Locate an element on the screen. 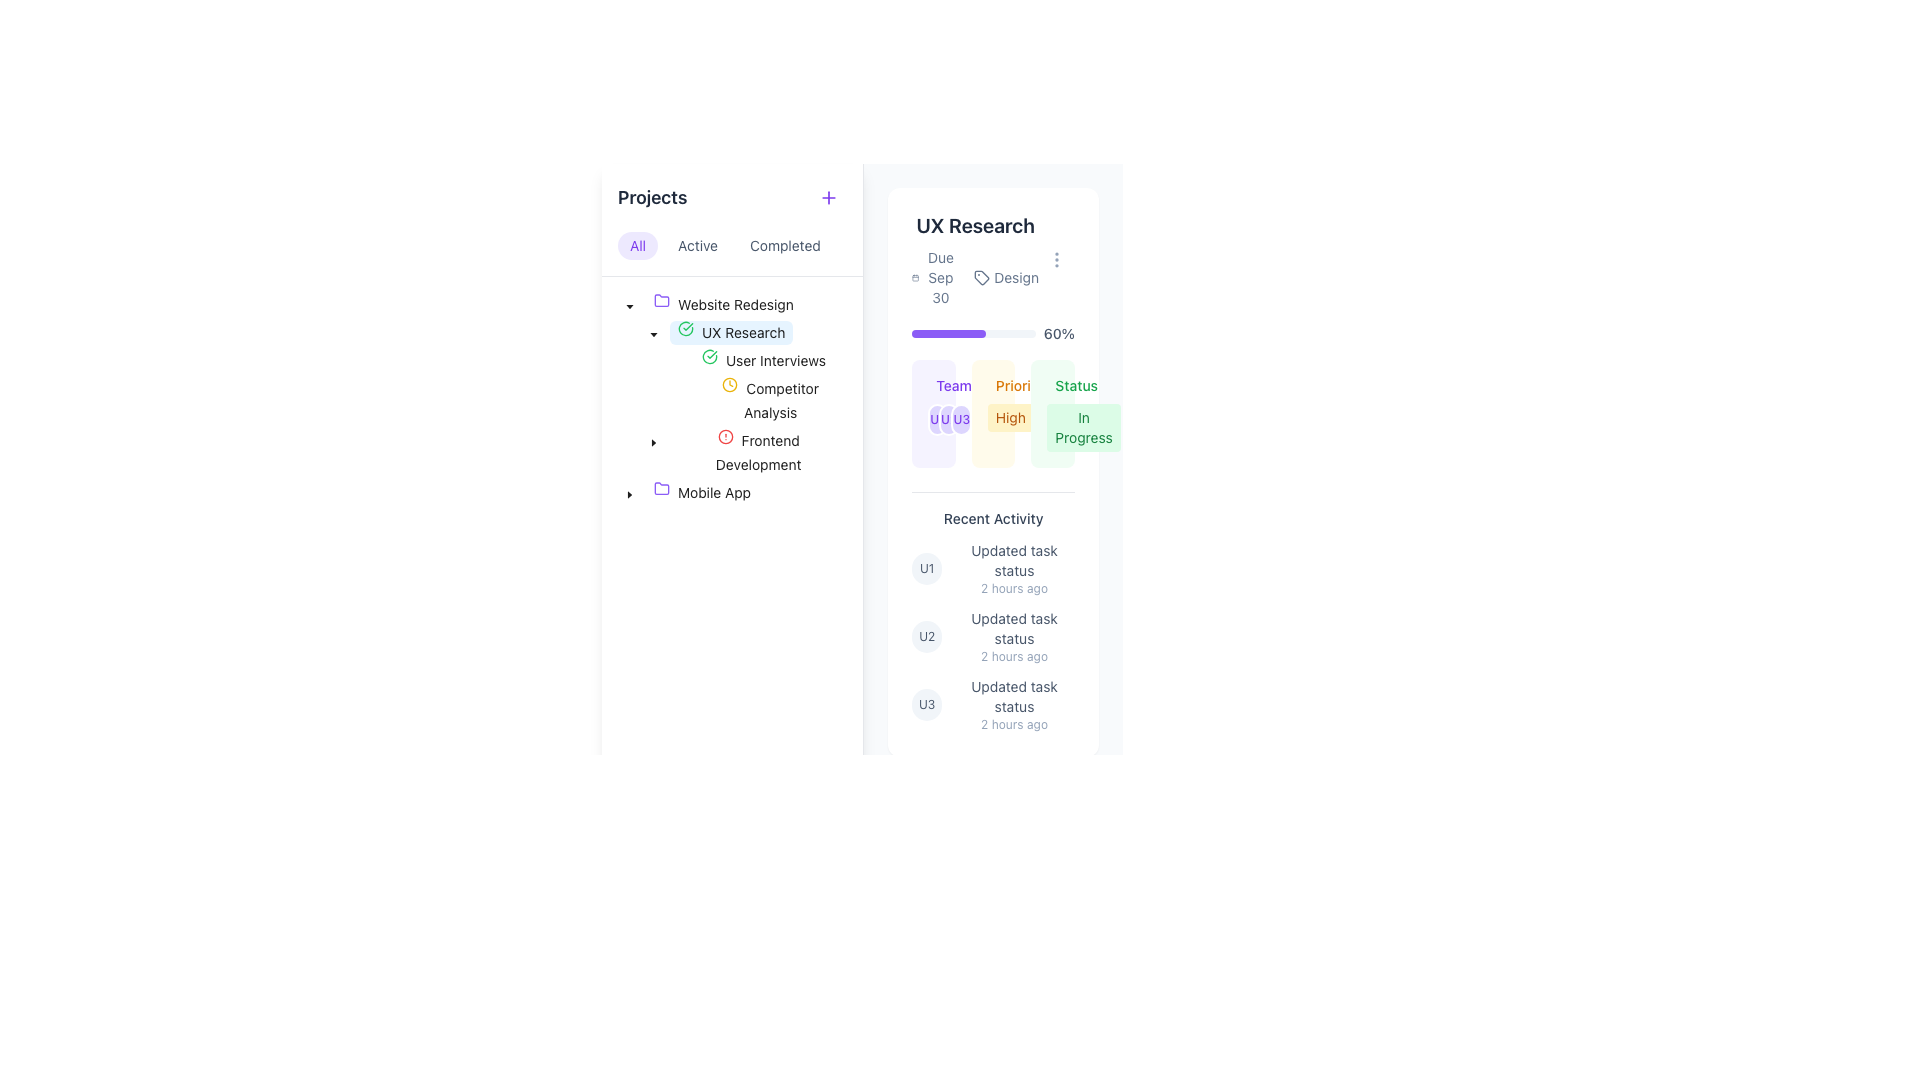 The image size is (1920, 1080). the third circular badge labeled 'U3' in the 'Team' section of the UX Research panel is located at coordinates (961, 419).